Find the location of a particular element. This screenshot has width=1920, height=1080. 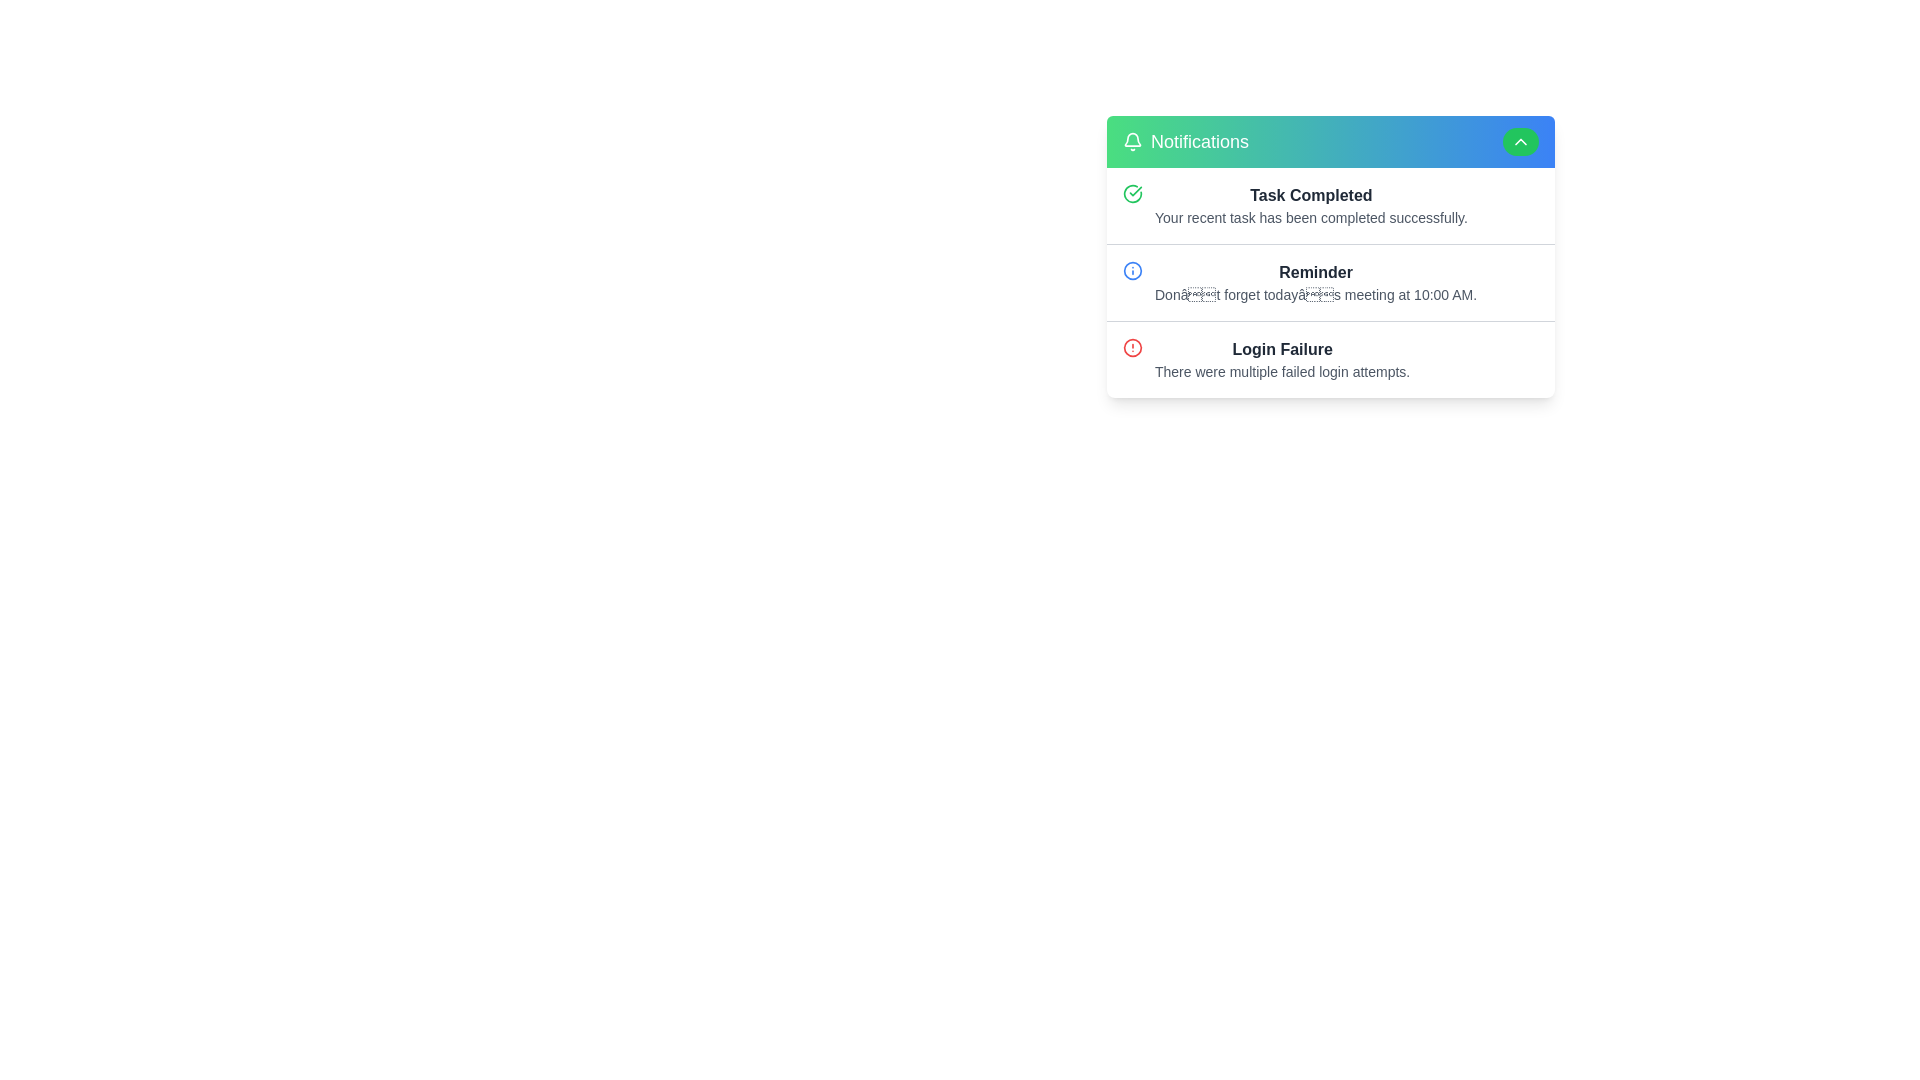

the bell icon, which is a thin, gray stroke-based graphical element located near the top-left corner of the notifications area is located at coordinates (1132, 138).